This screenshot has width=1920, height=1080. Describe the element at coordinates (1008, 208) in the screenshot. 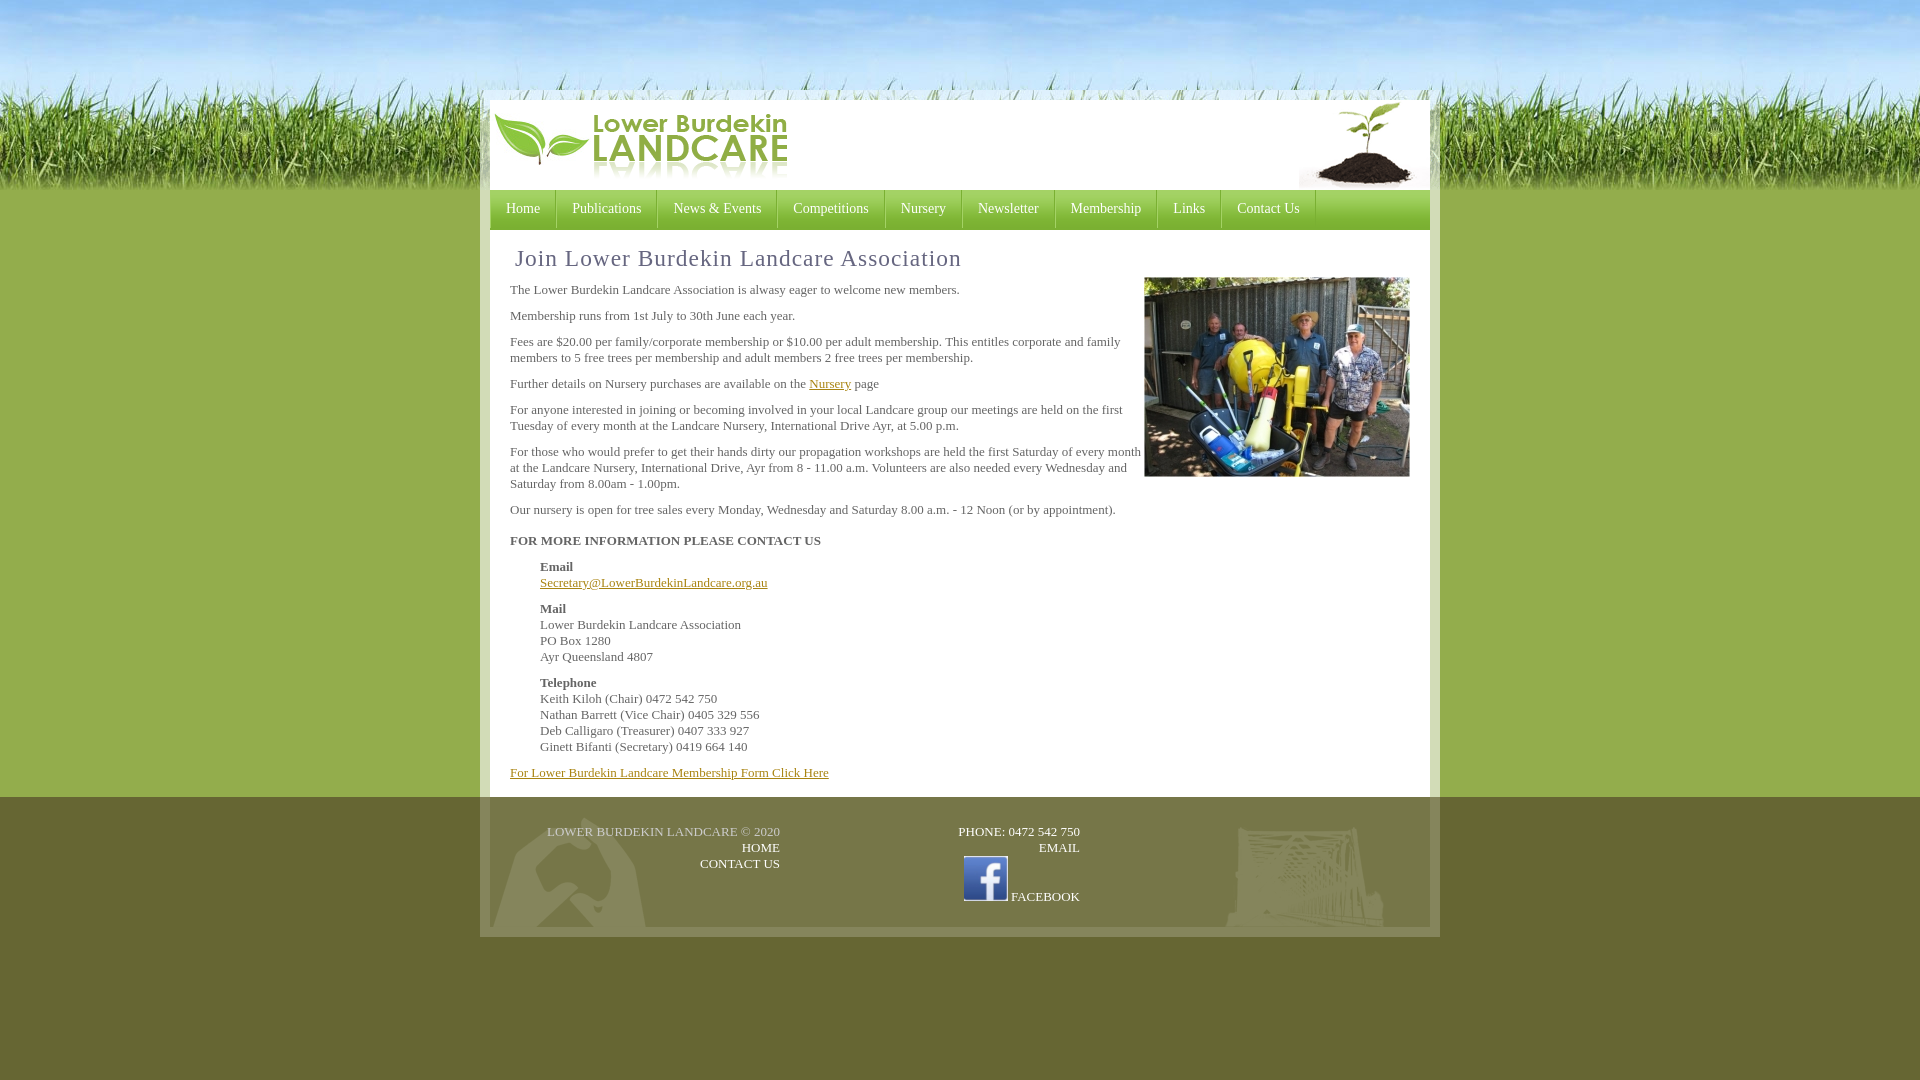

I see `'Newsletter'` at that location.